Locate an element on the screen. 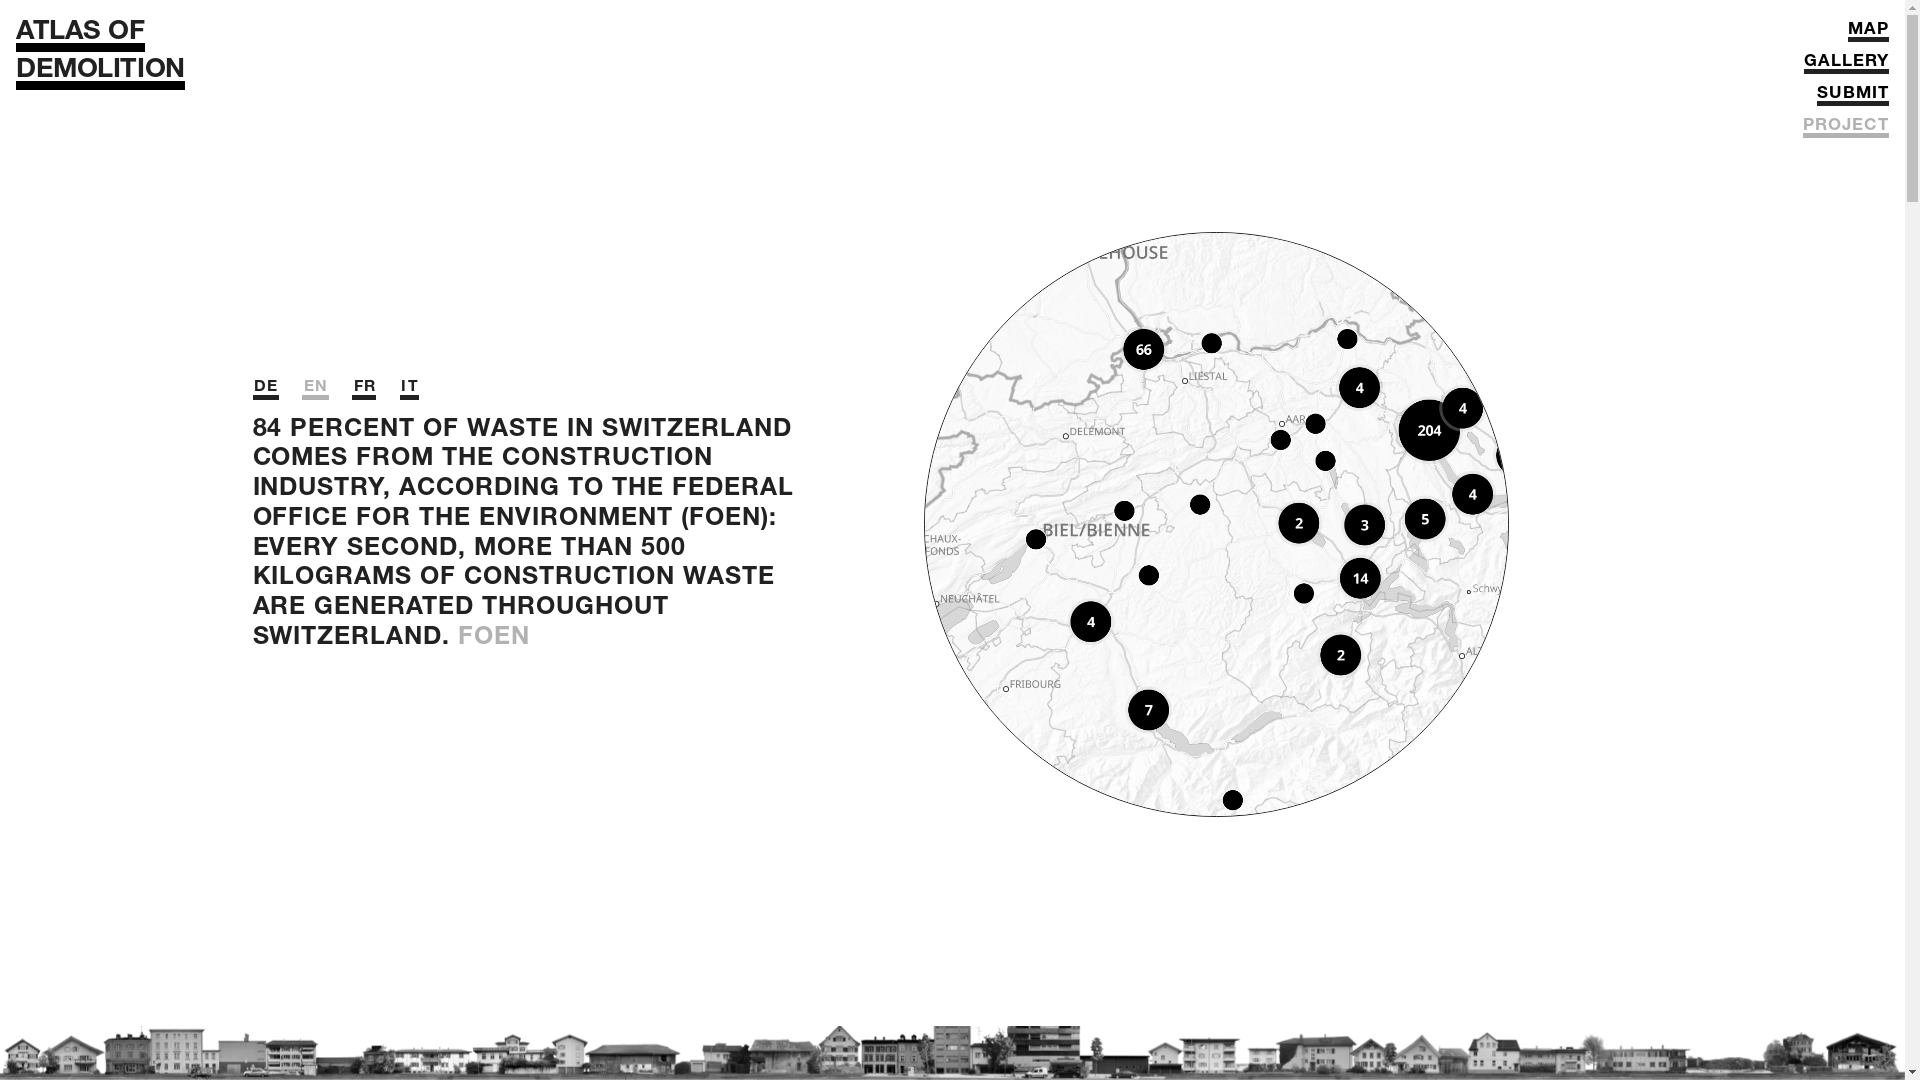 The height and width of the screenshot is (1080, 1920). 'EN' is located at coordinates (314, 389).